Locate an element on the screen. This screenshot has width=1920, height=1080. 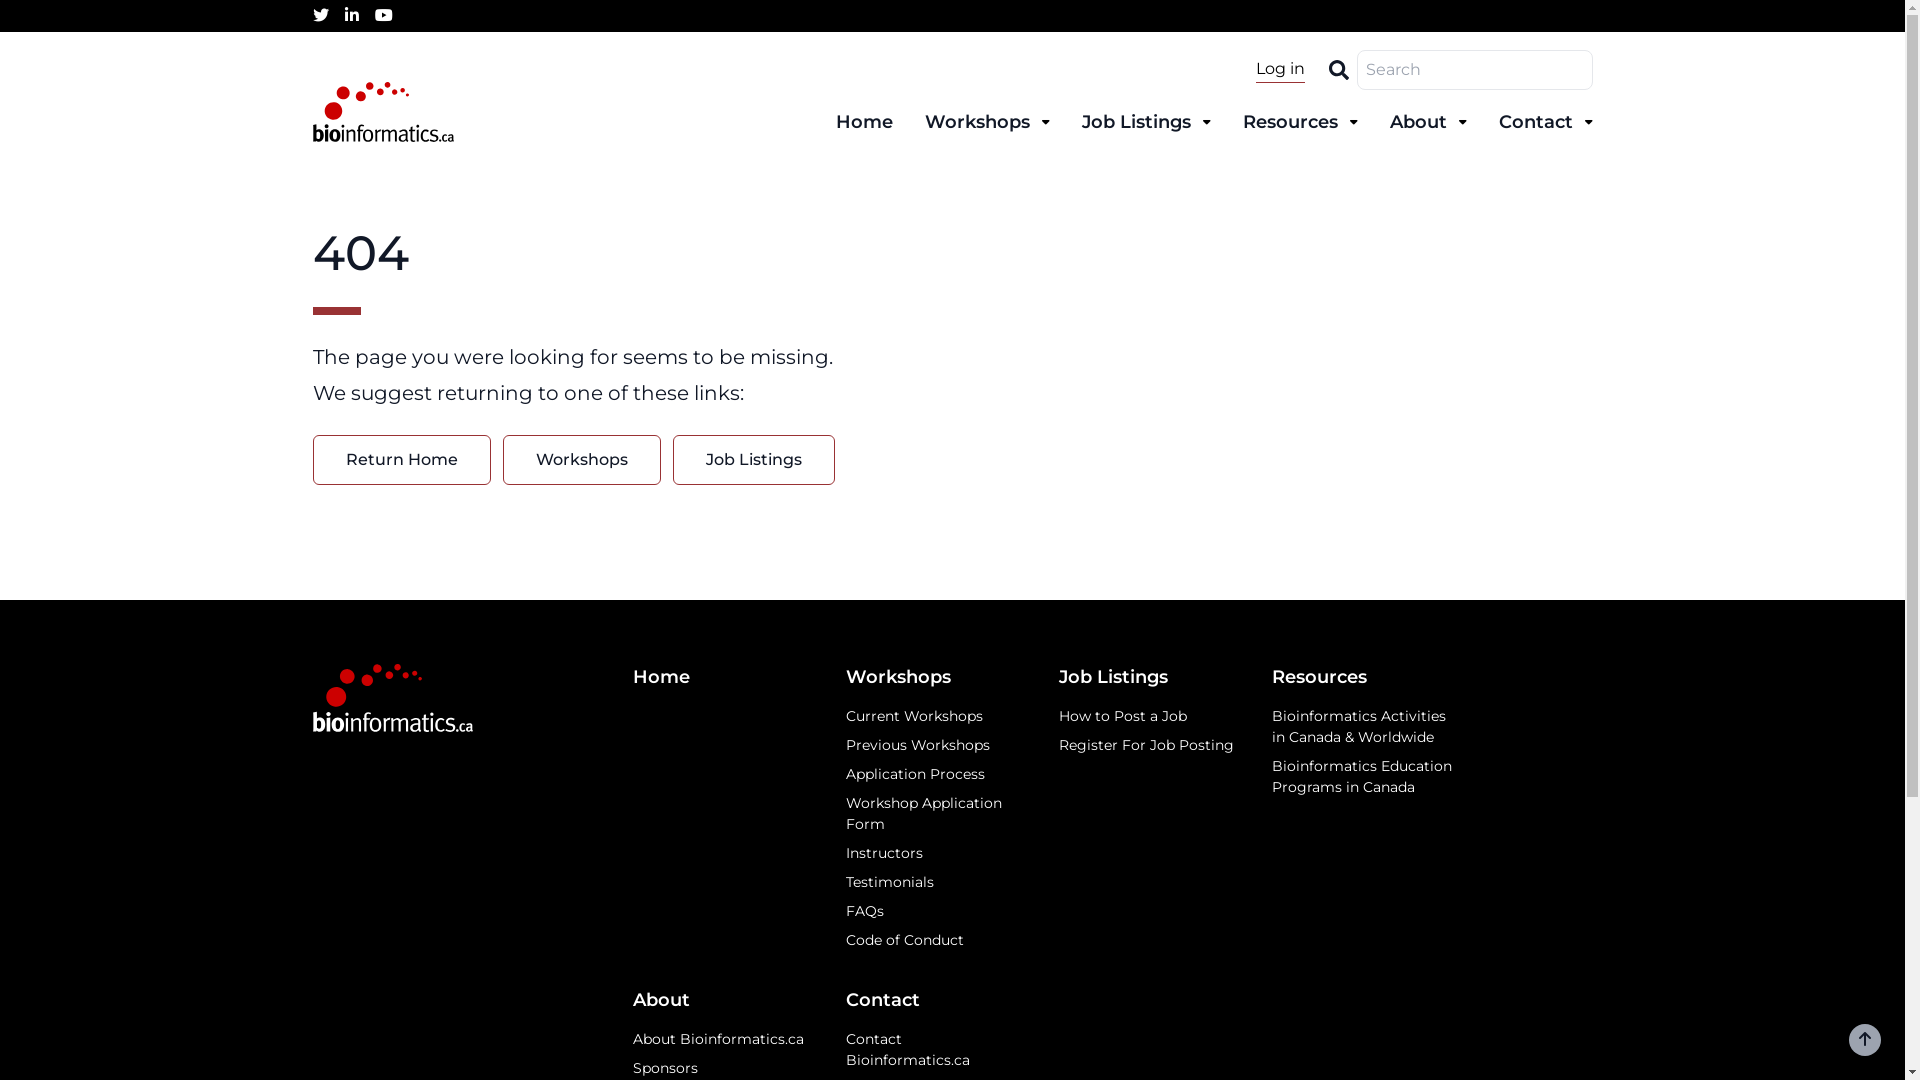
'FAQs' is located at coordinates (936, 911).